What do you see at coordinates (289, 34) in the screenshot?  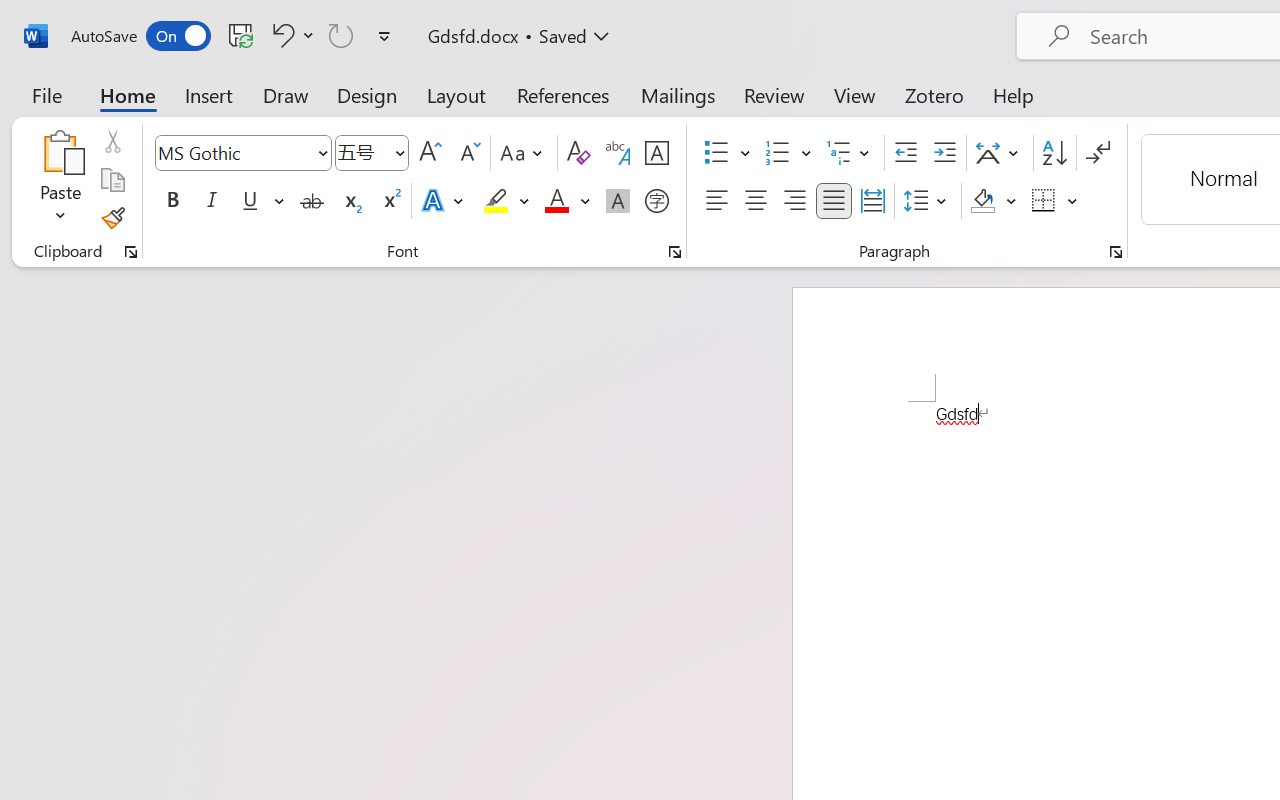 I see `'Undo Font Formatting'` at bounding box center [289, 34].